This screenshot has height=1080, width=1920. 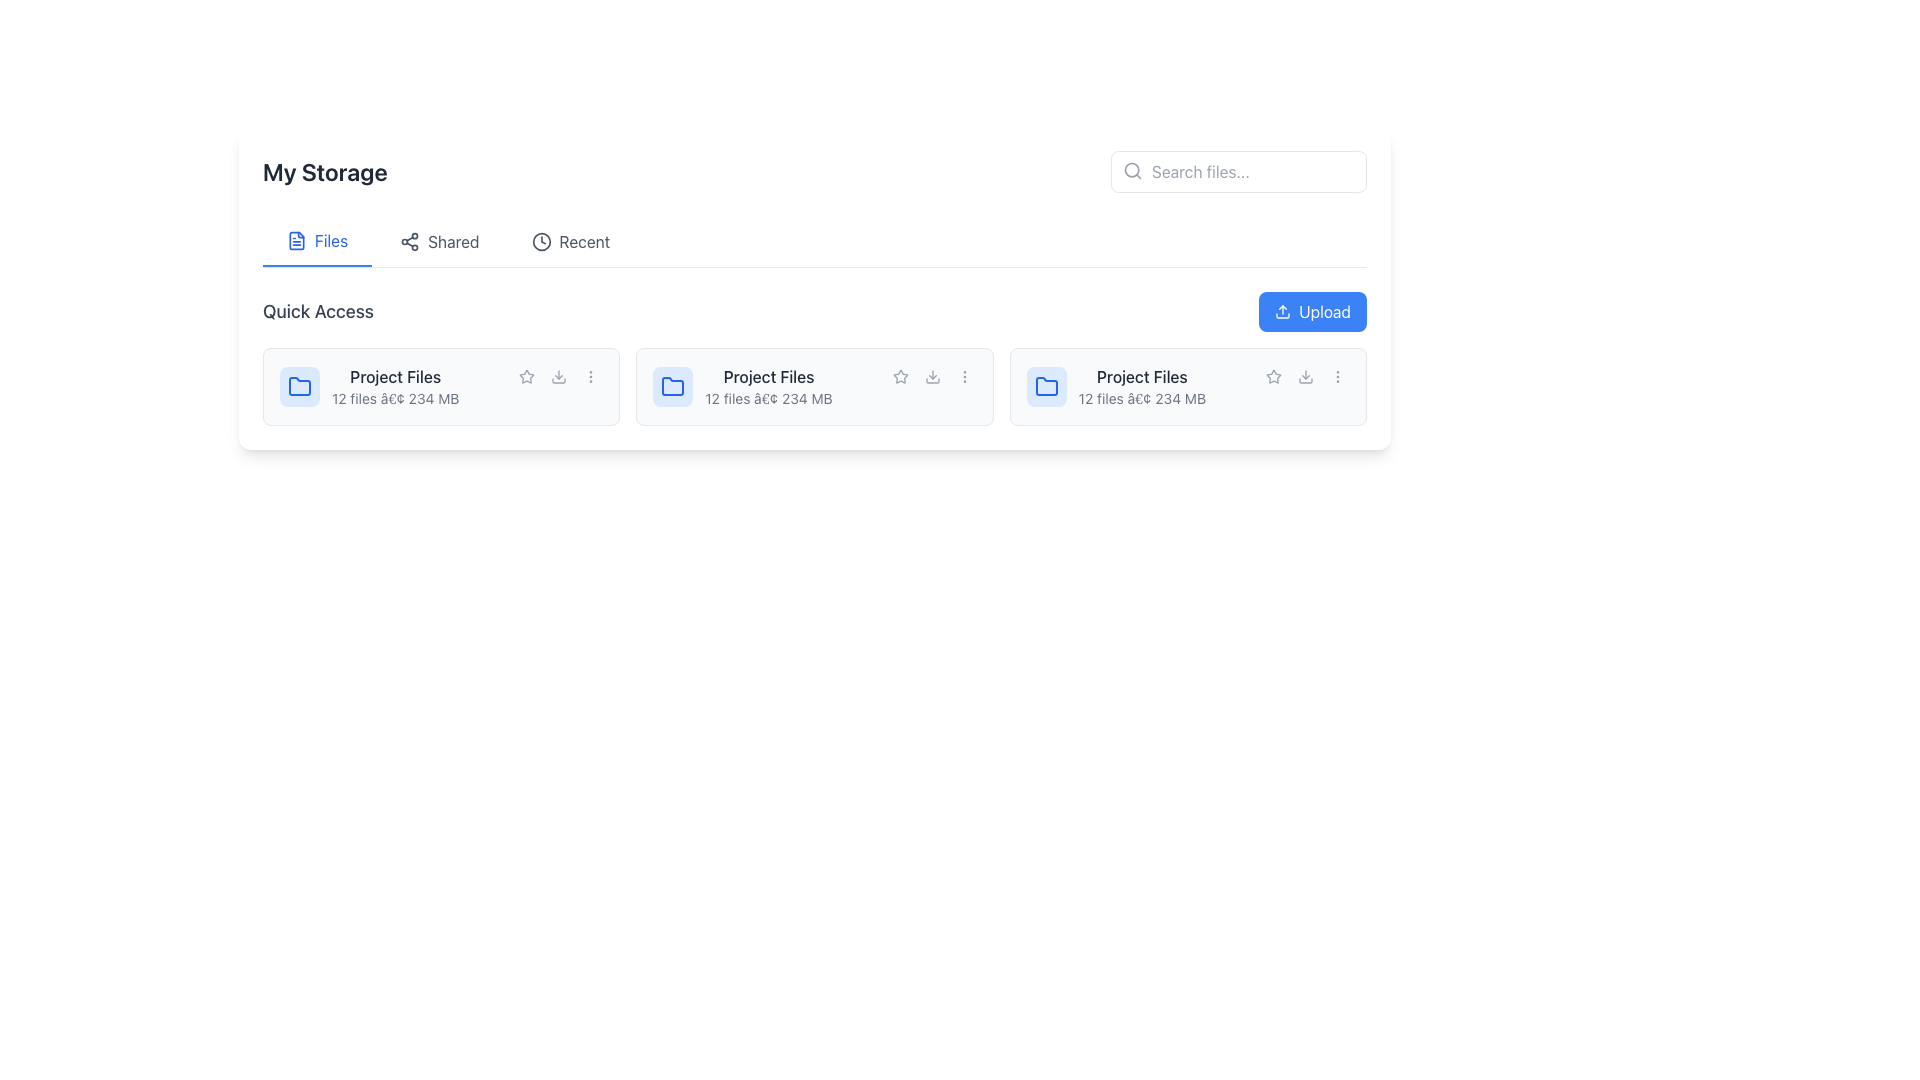 I want to click on the download button located in the 'Quick Access' section, which is positioned to the right of the star icon and before the three-dot menu, to initiate the download, so click(x=931, y=377).